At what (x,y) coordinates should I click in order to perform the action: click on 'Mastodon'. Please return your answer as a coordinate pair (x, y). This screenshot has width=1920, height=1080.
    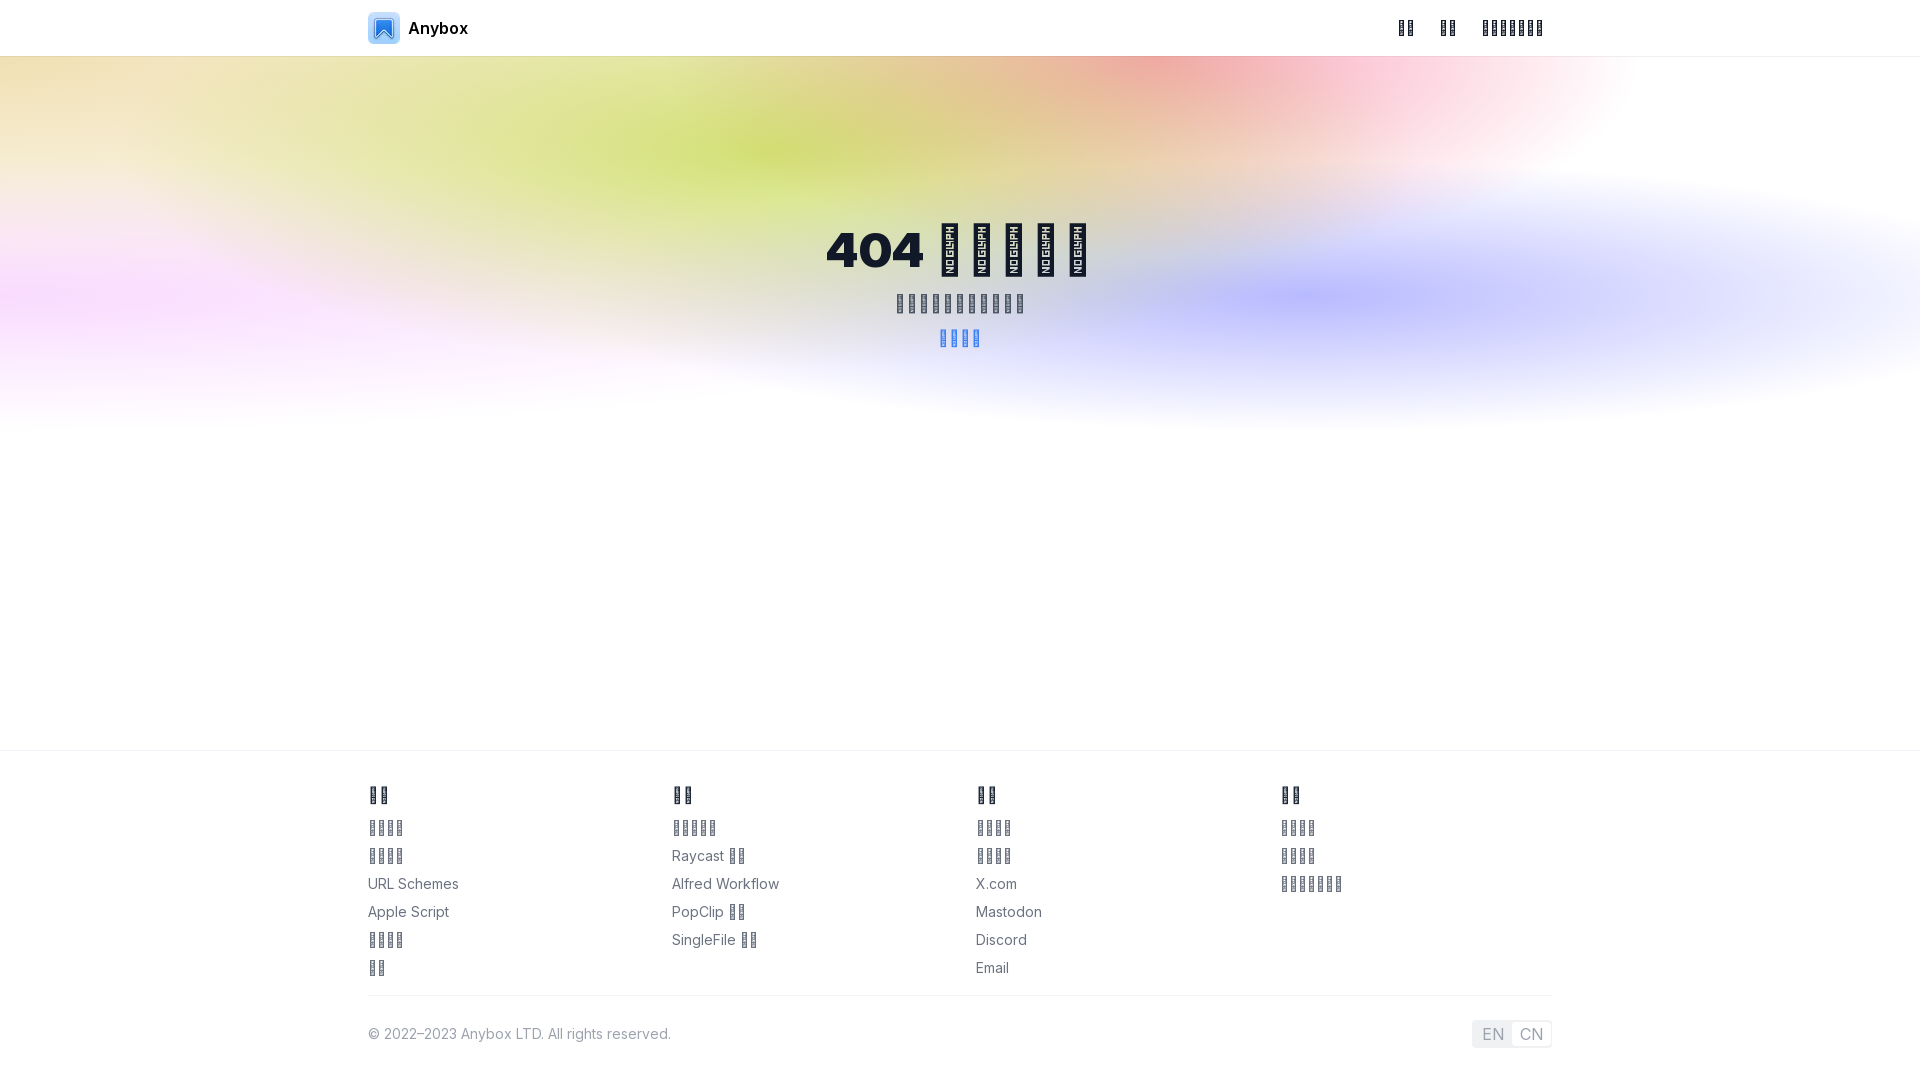
    Looking at the image, I should click on (1008, 911).